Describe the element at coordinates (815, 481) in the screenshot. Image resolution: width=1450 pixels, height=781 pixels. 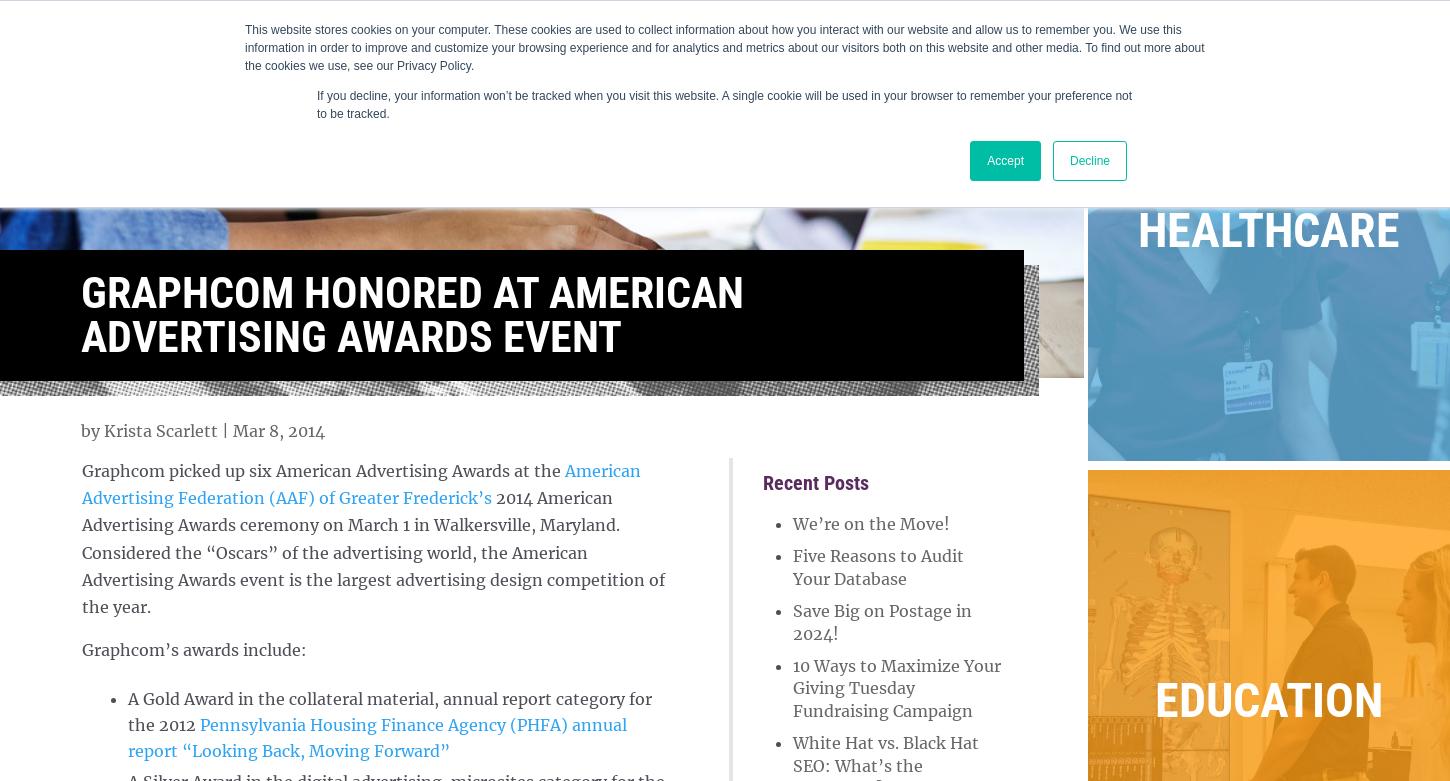
I see `'Recent Posts'` at that location.